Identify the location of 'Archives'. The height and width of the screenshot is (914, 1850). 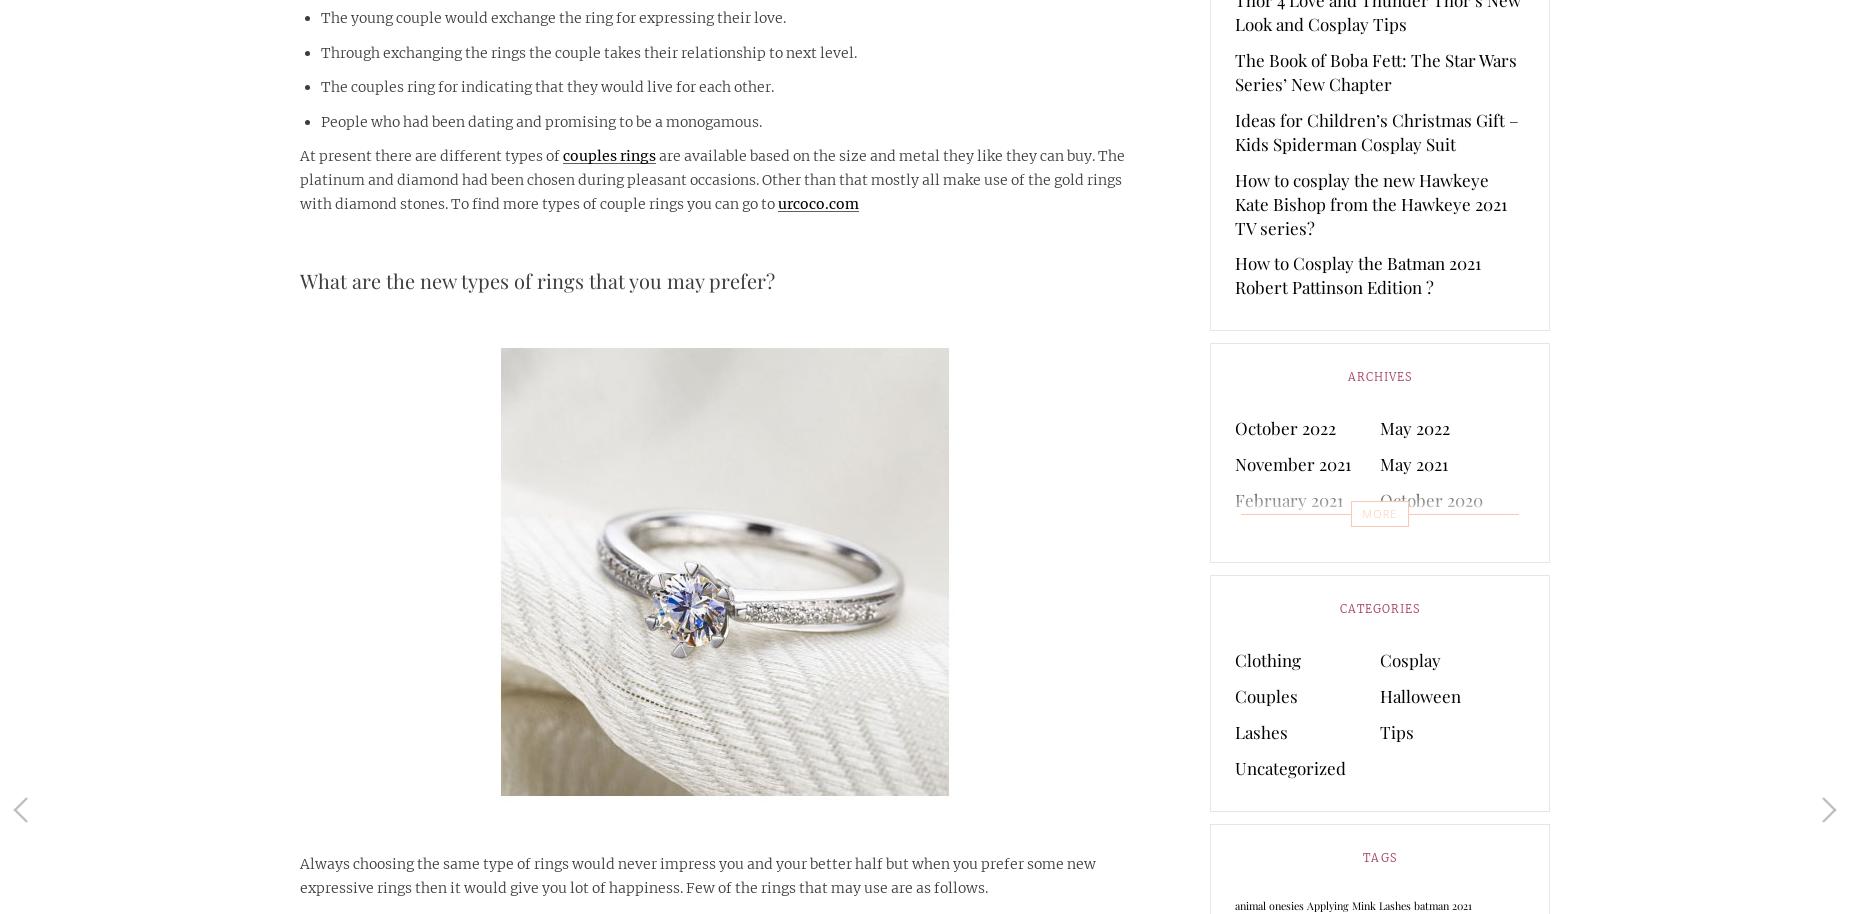
(1378, 377).